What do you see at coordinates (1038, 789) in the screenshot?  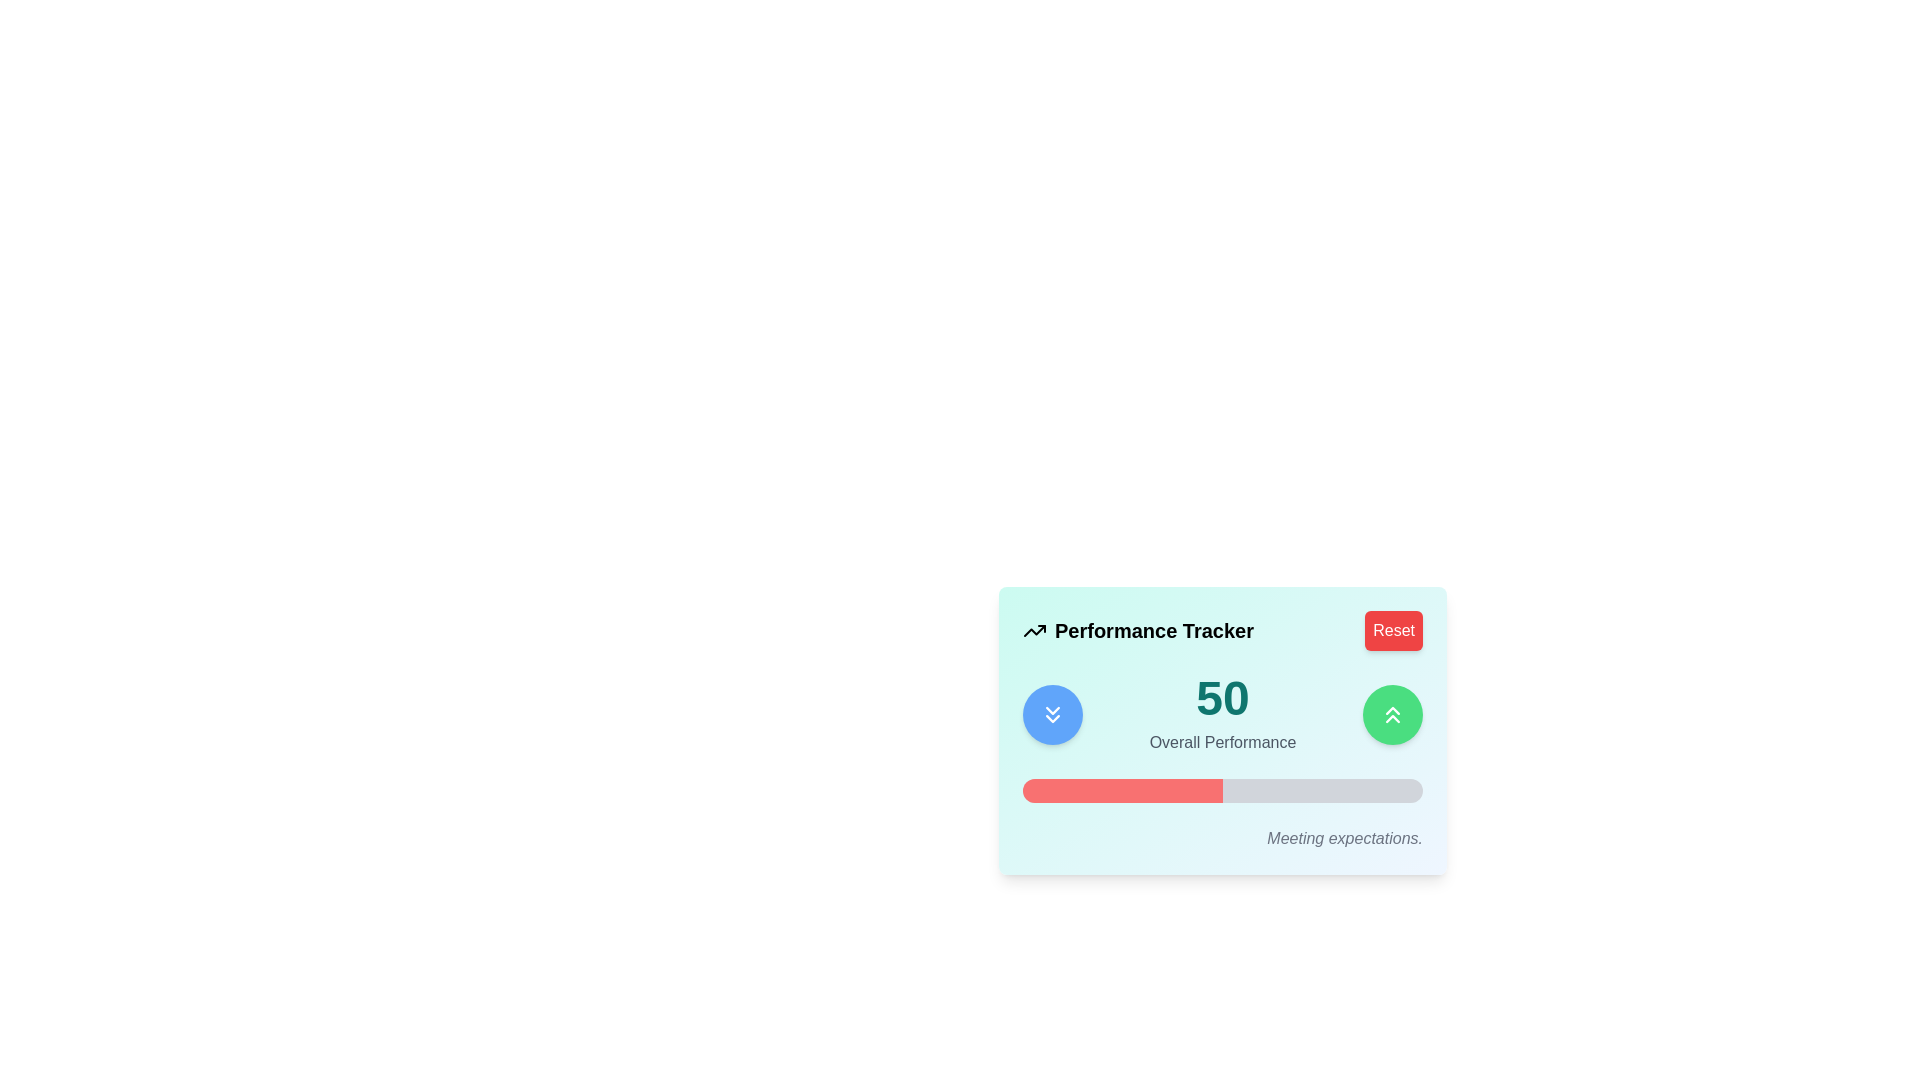 I see `performance level` at bounding box center [1038, 789].